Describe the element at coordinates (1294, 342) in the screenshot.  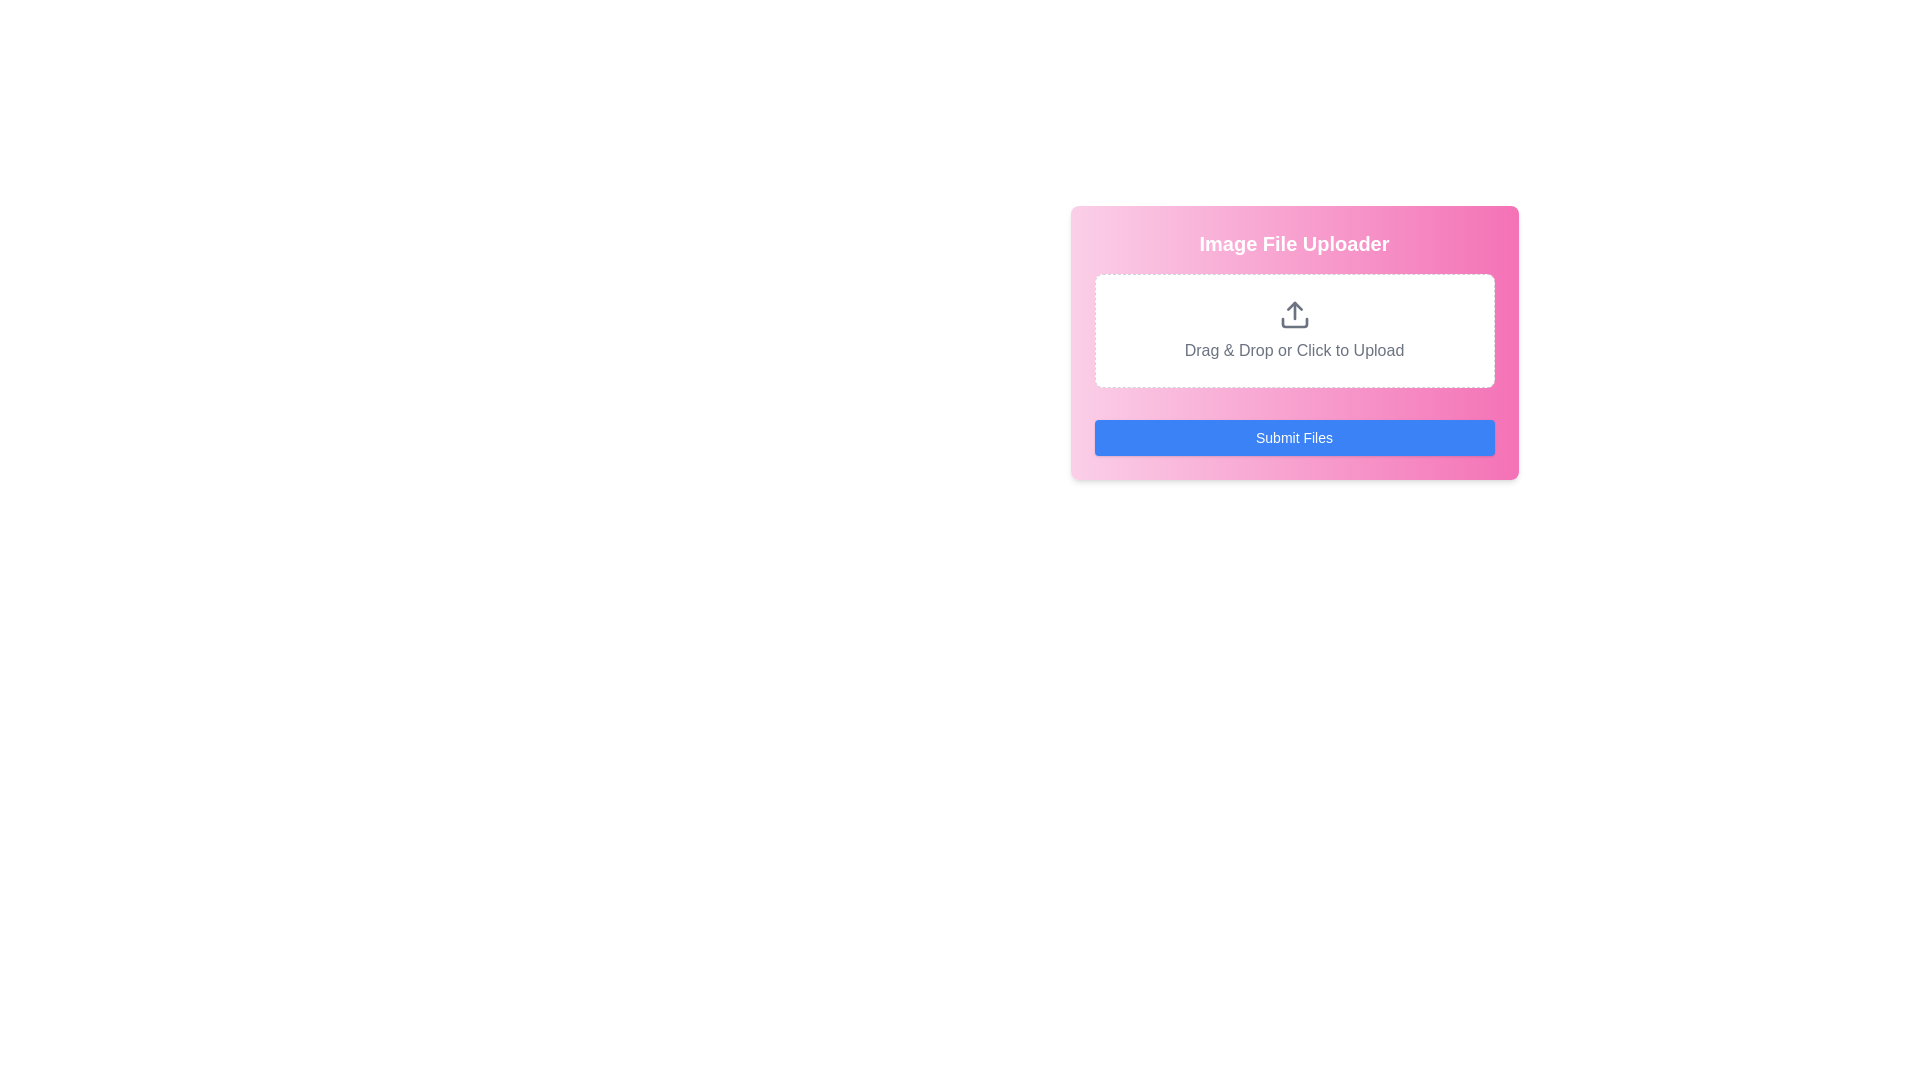
I see `the 'Image File Uploader' component` at that location.